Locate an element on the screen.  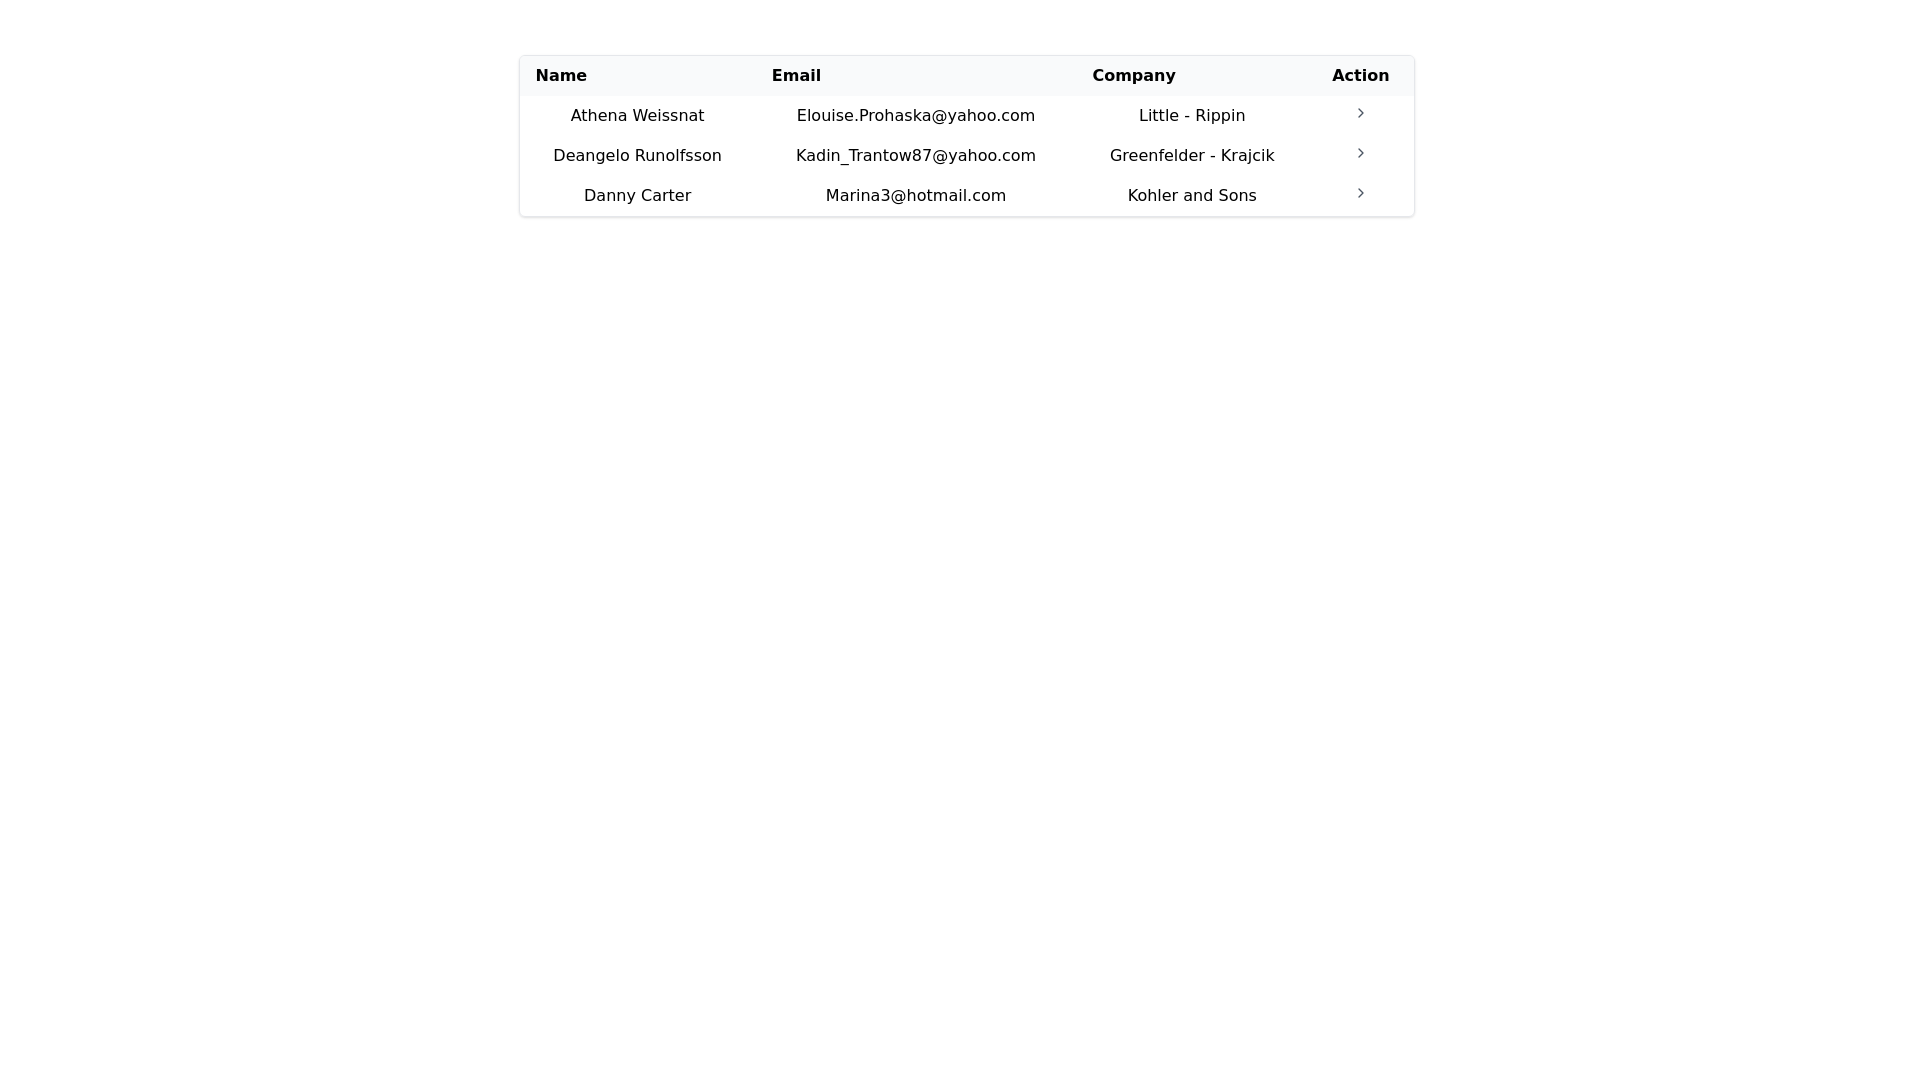
the clickable icon in the last column of the second row associated with user 'Deangelo Runolfsson' is located at coordinates (1360, 154).